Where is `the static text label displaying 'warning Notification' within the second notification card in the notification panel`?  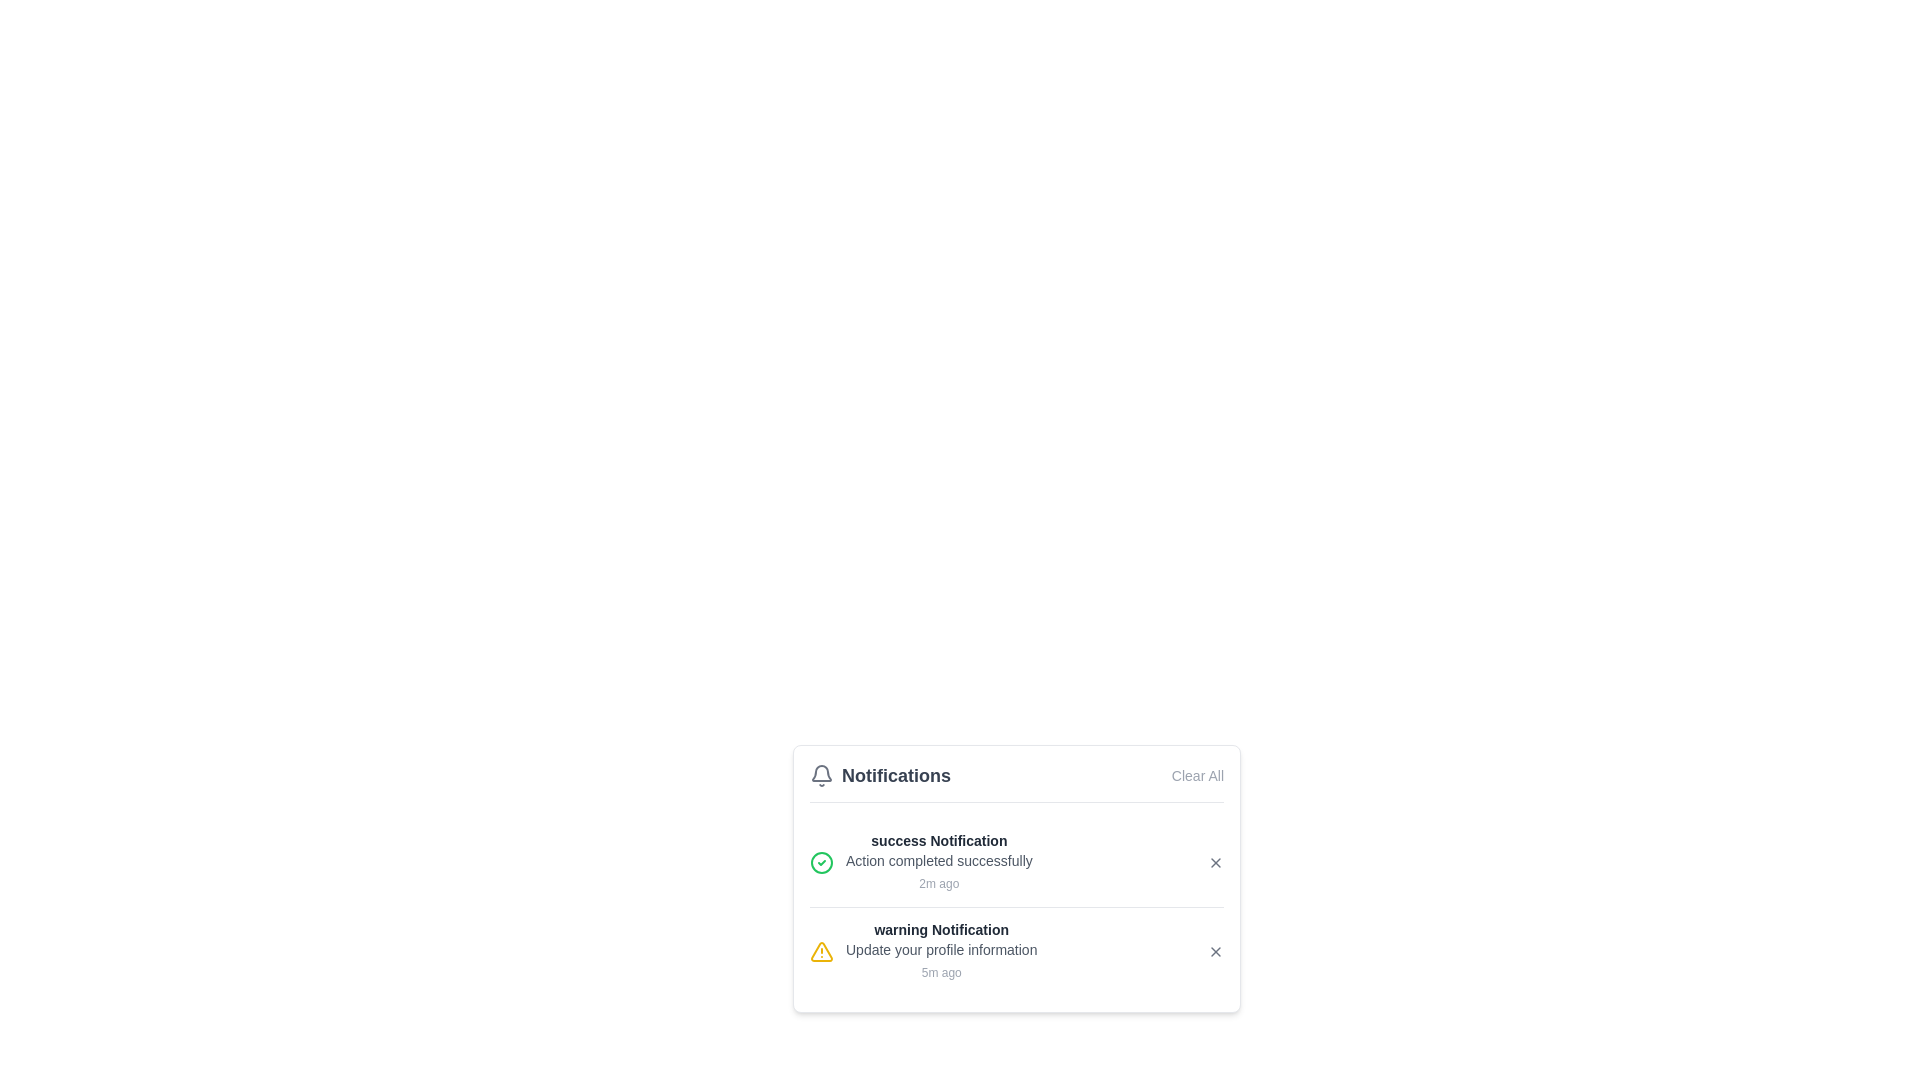
the static text label displaying 'warning Notification' within the second notification card in the notification panel is located at coordinates (940, 929).